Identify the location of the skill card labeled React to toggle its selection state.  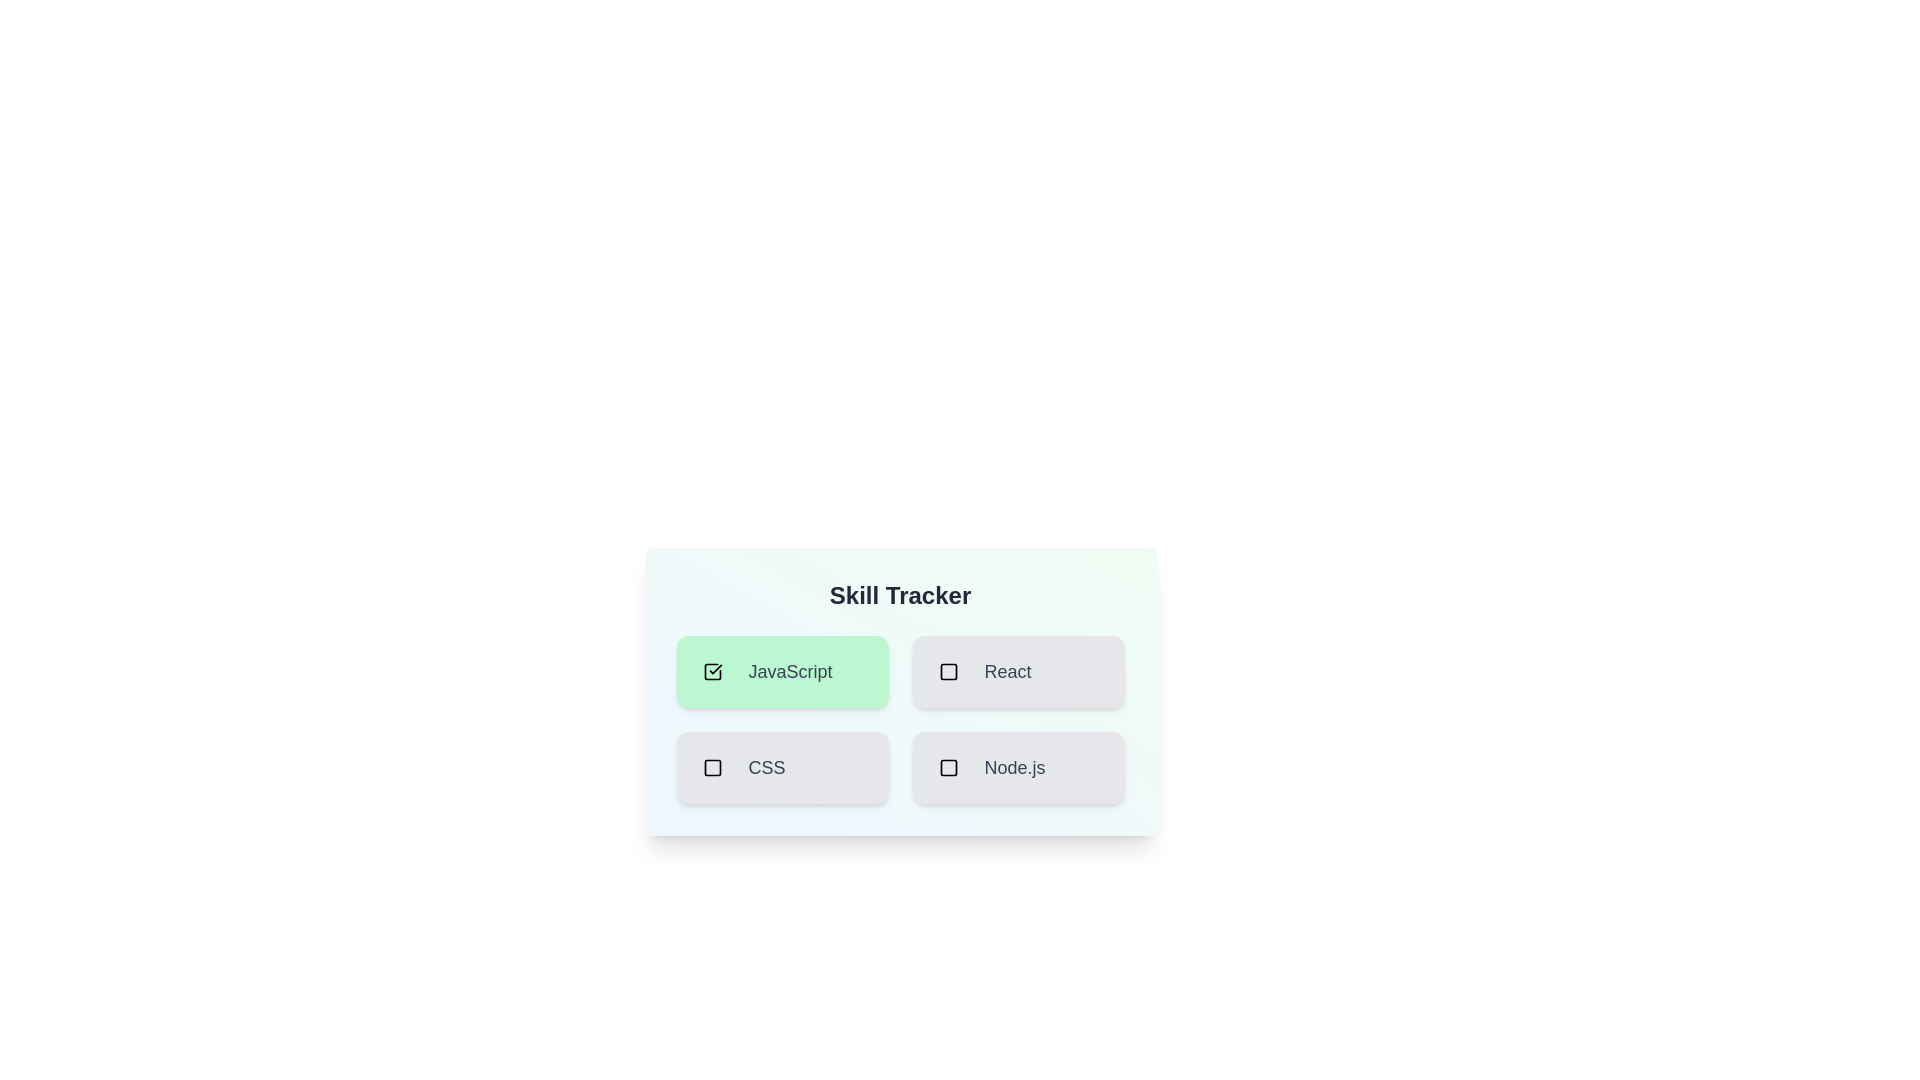
(1018, 671).